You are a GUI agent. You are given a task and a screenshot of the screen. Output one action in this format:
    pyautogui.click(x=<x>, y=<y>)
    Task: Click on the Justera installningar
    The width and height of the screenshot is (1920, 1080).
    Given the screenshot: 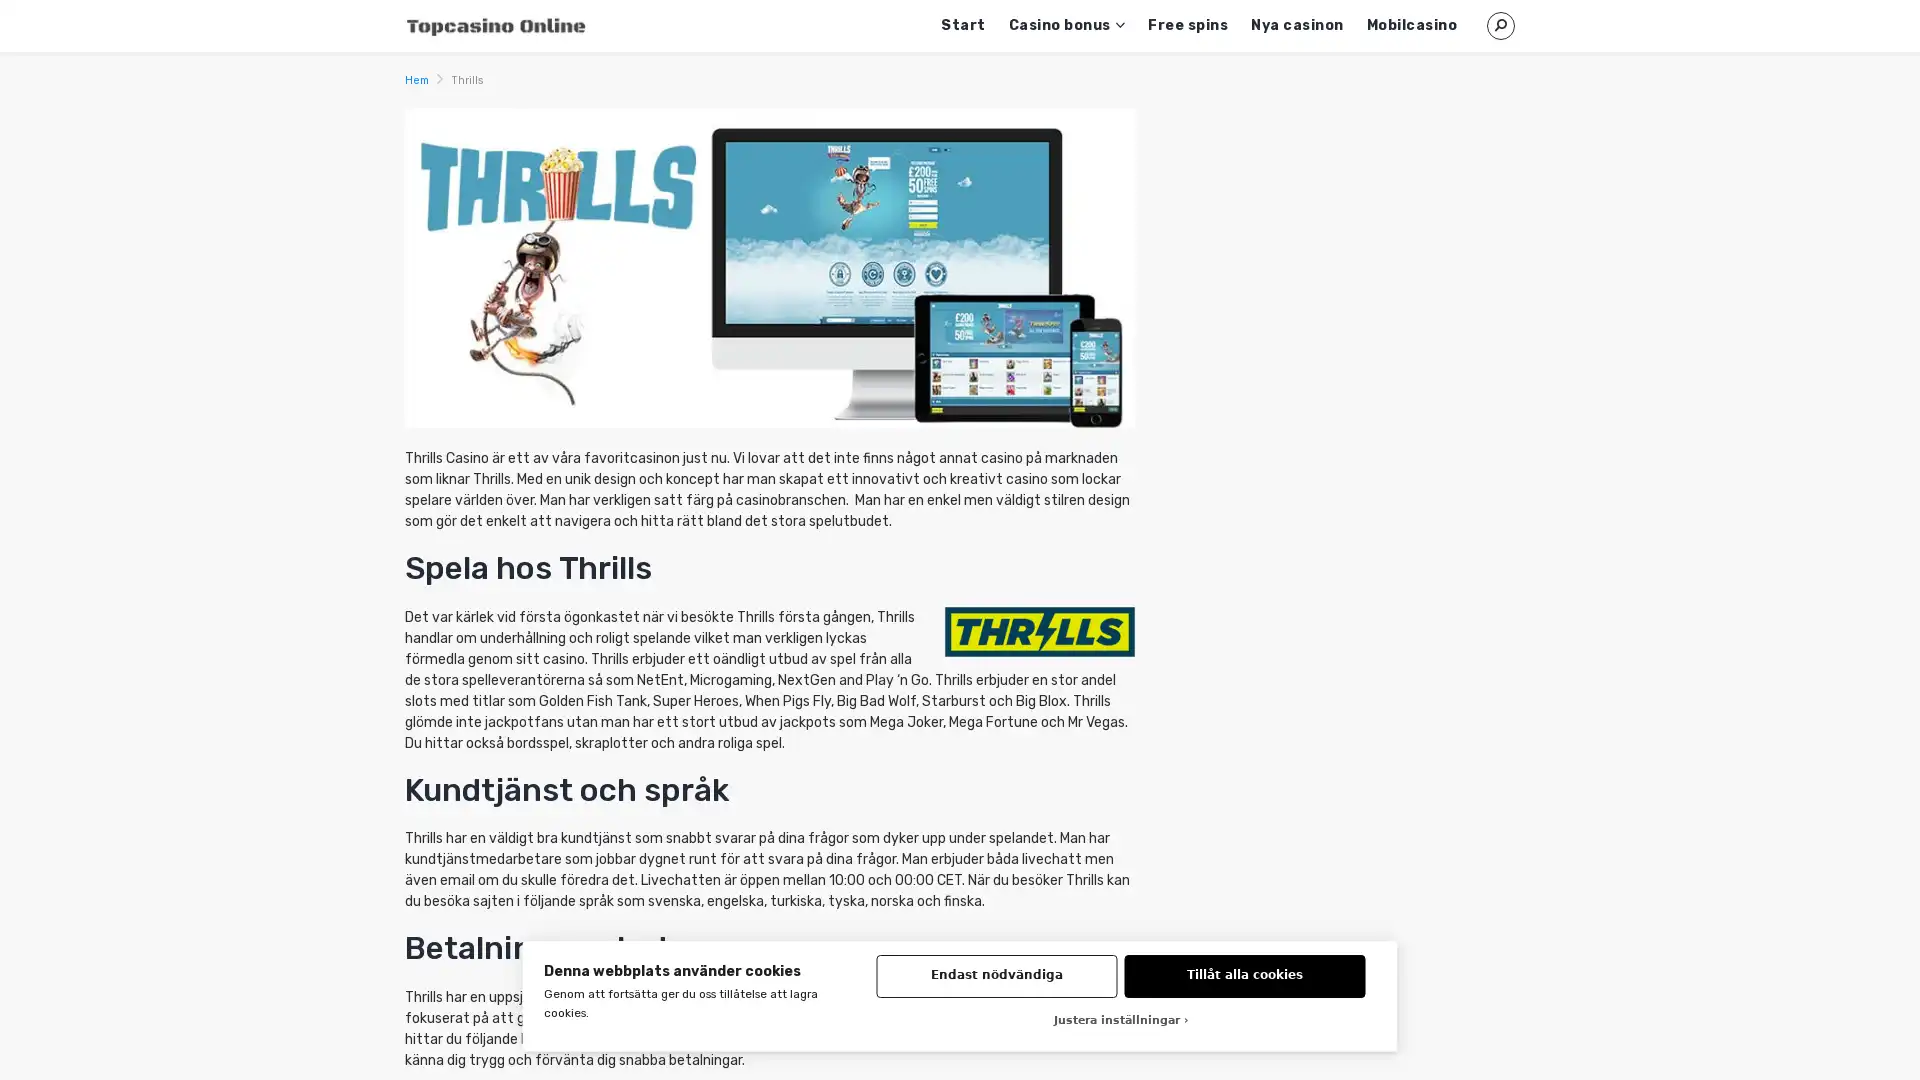 What is the action you would take?
    pyautogui.click(x=1121, y=1021)
    